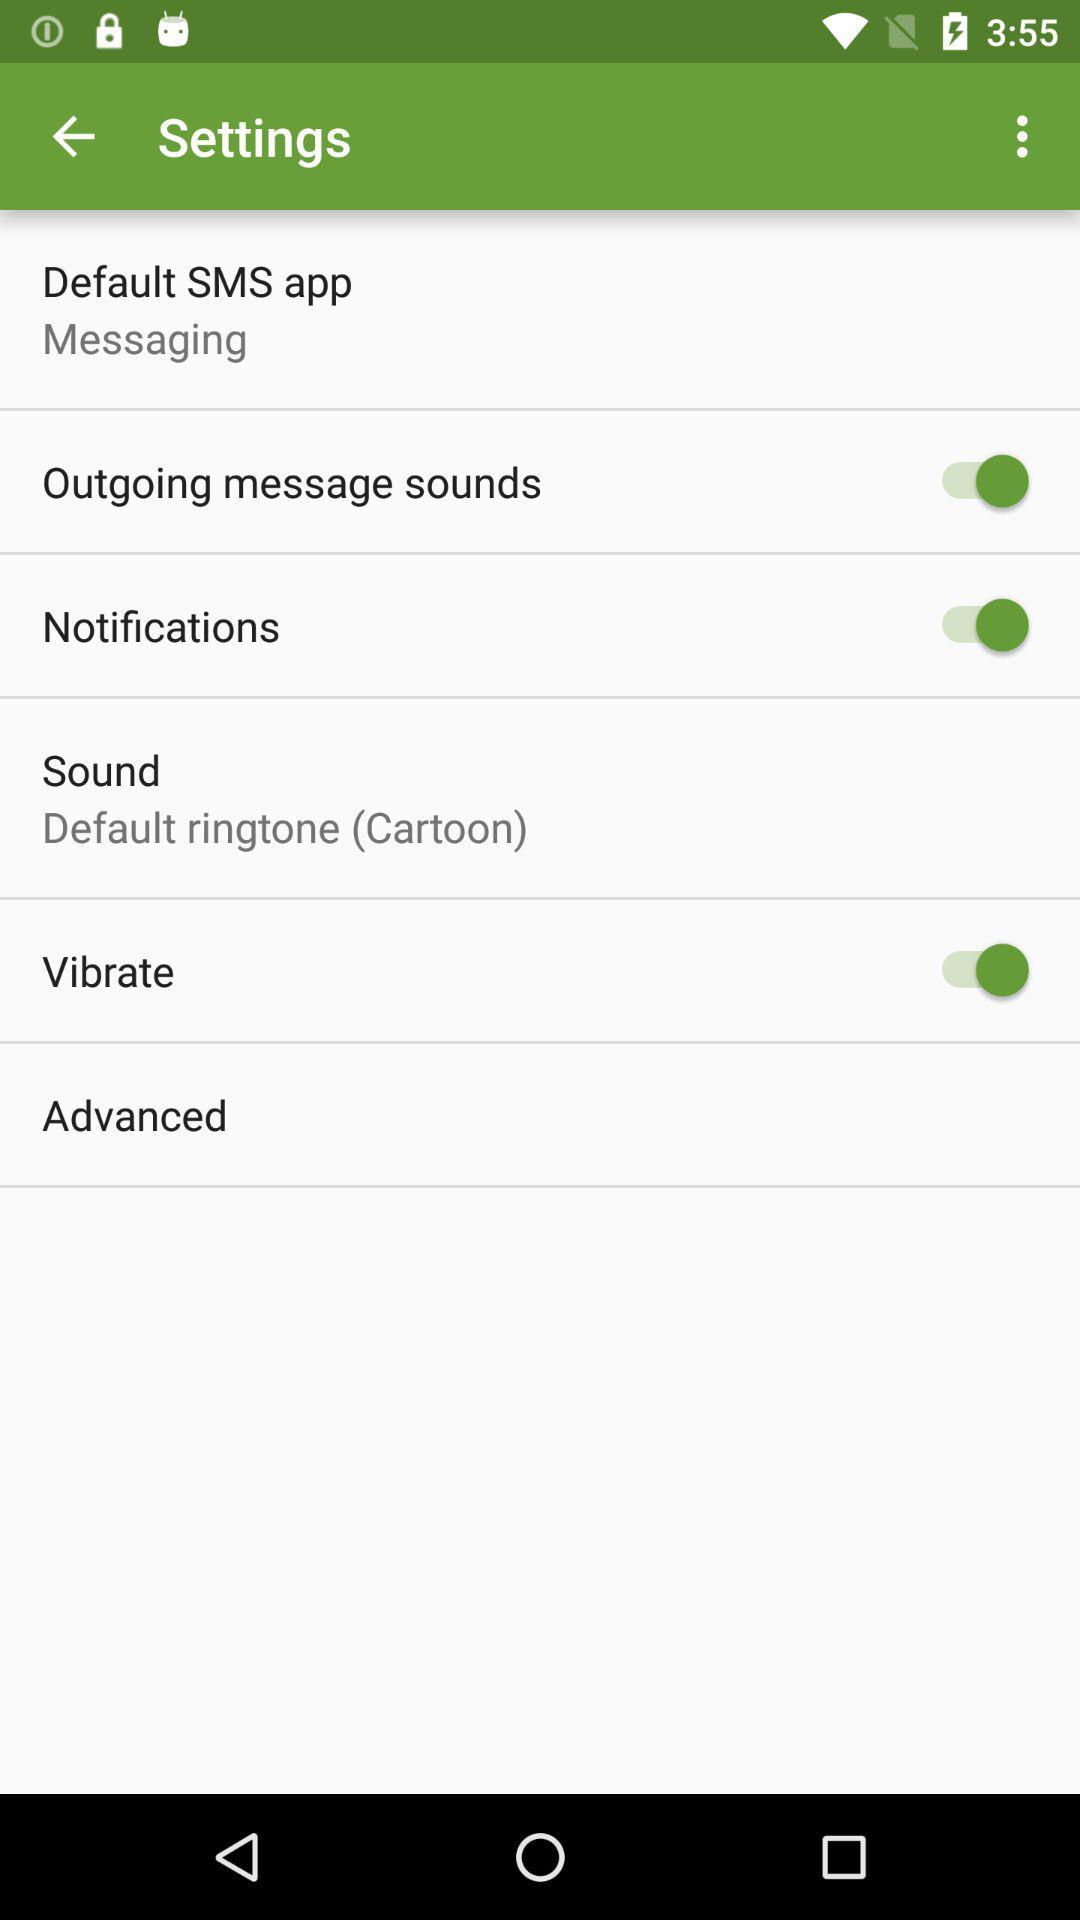  I want to click on the vibrate icon, so click(108, 970).